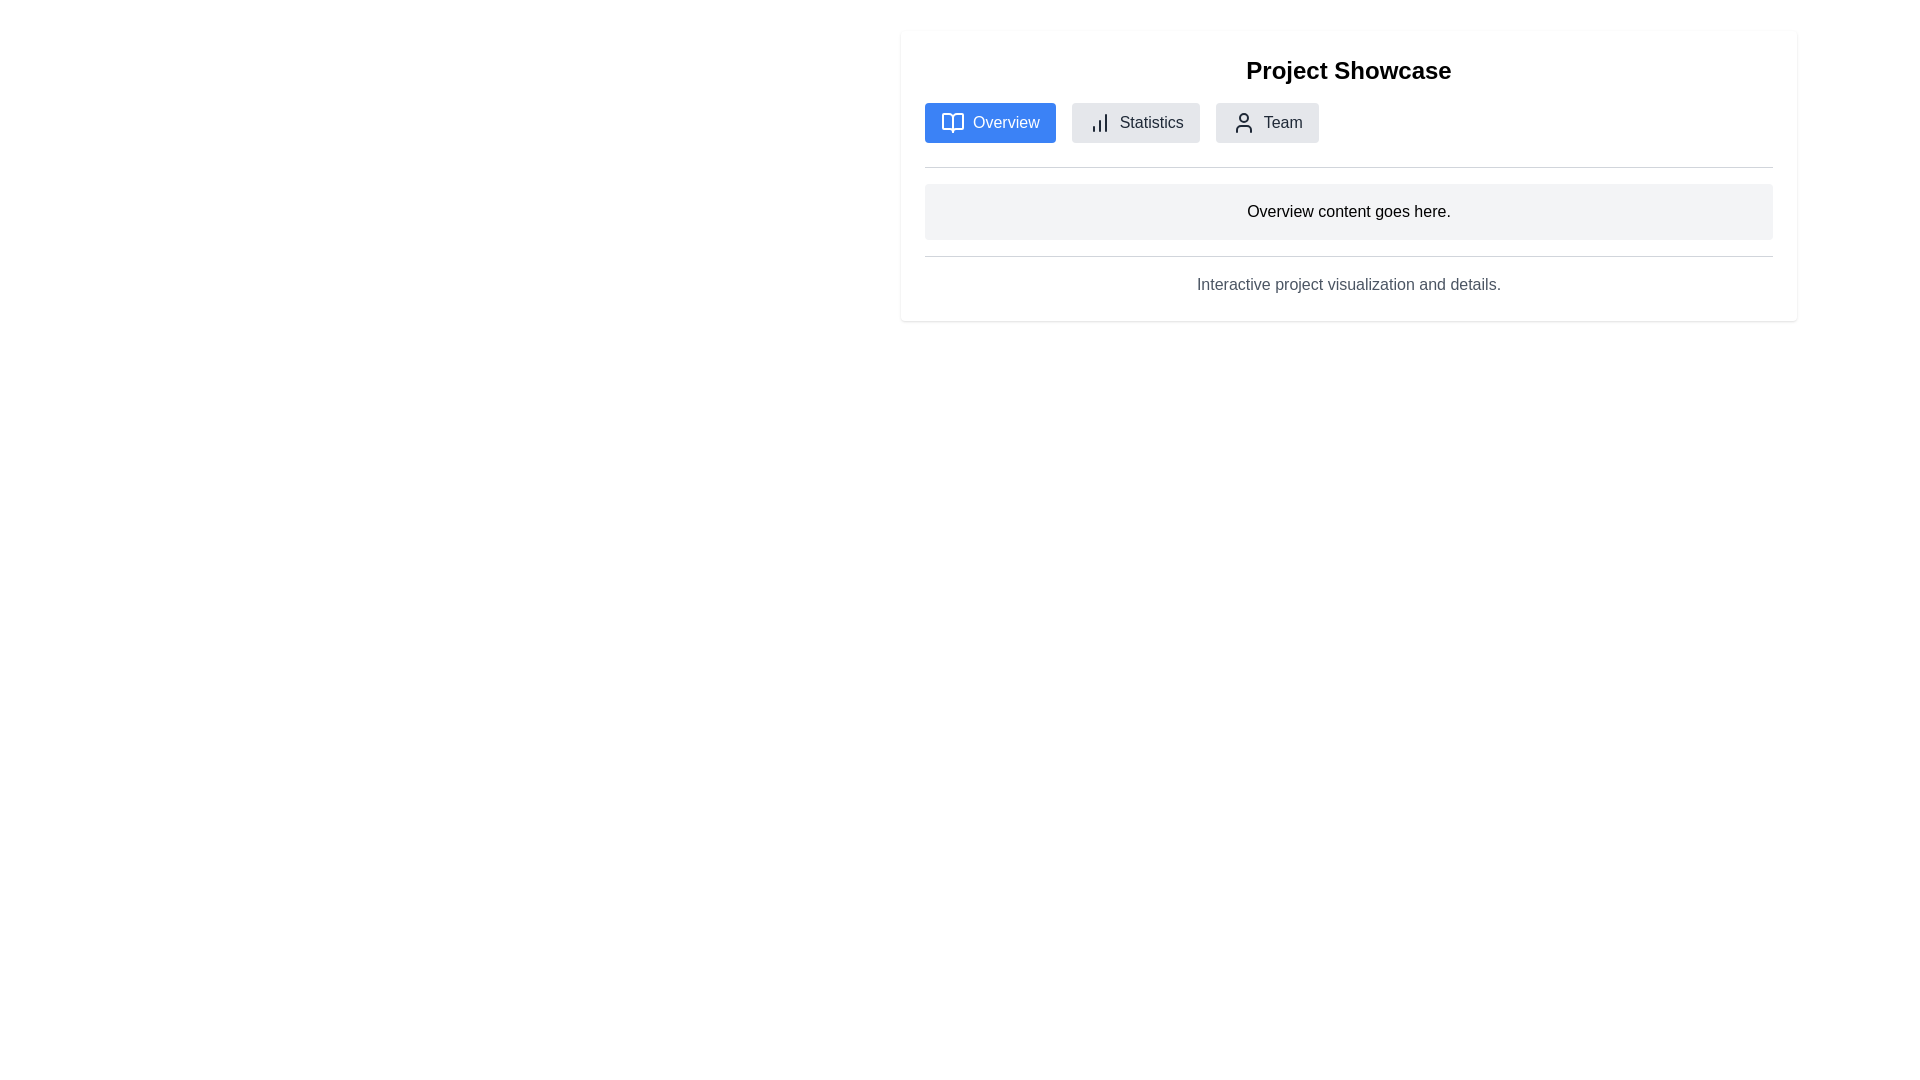 This screenshot has width=1920, height=1080. I want to click on the 'Team' button located in the middle of the navigation bar, which is the third button from the left after 'Overview' and 'Statistics', so click(1266, 123).